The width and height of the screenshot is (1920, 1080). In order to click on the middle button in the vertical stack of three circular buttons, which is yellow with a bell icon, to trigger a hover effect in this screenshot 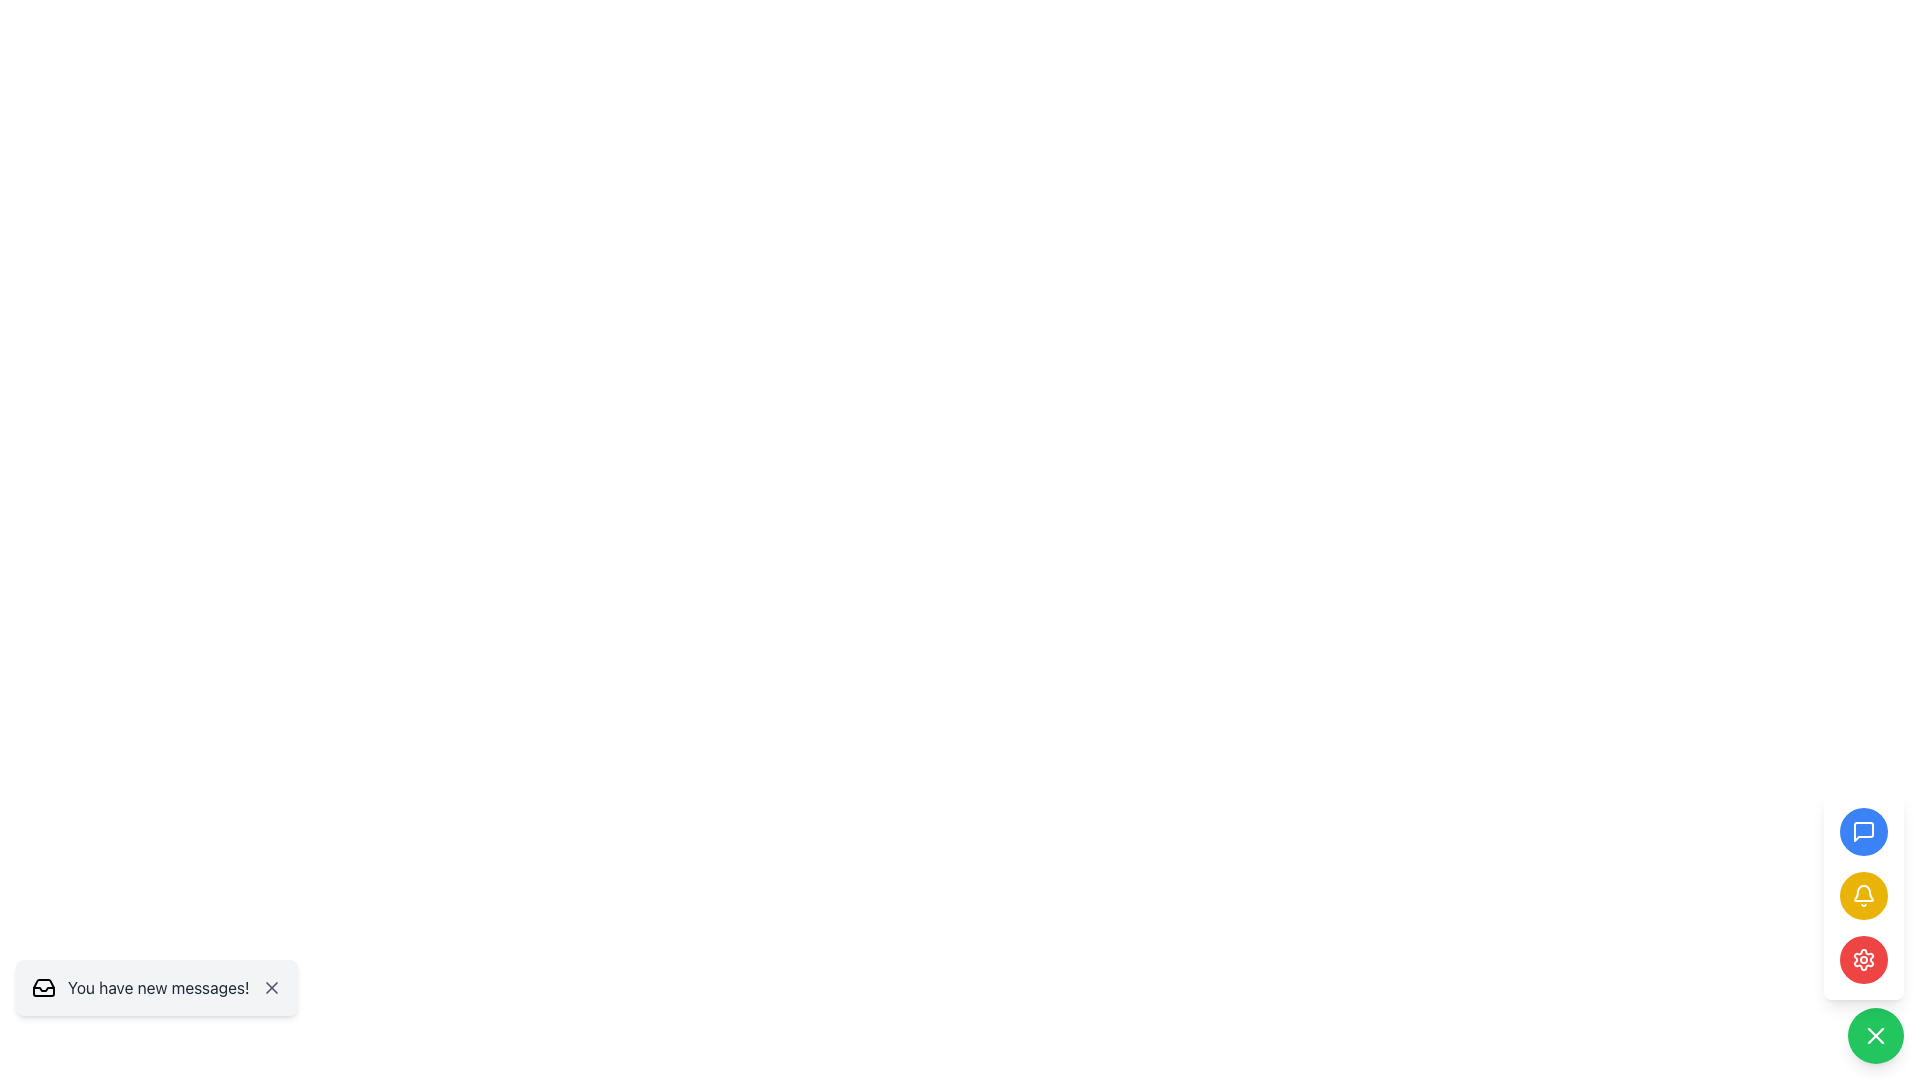, I will do `click(1862, 894)`.